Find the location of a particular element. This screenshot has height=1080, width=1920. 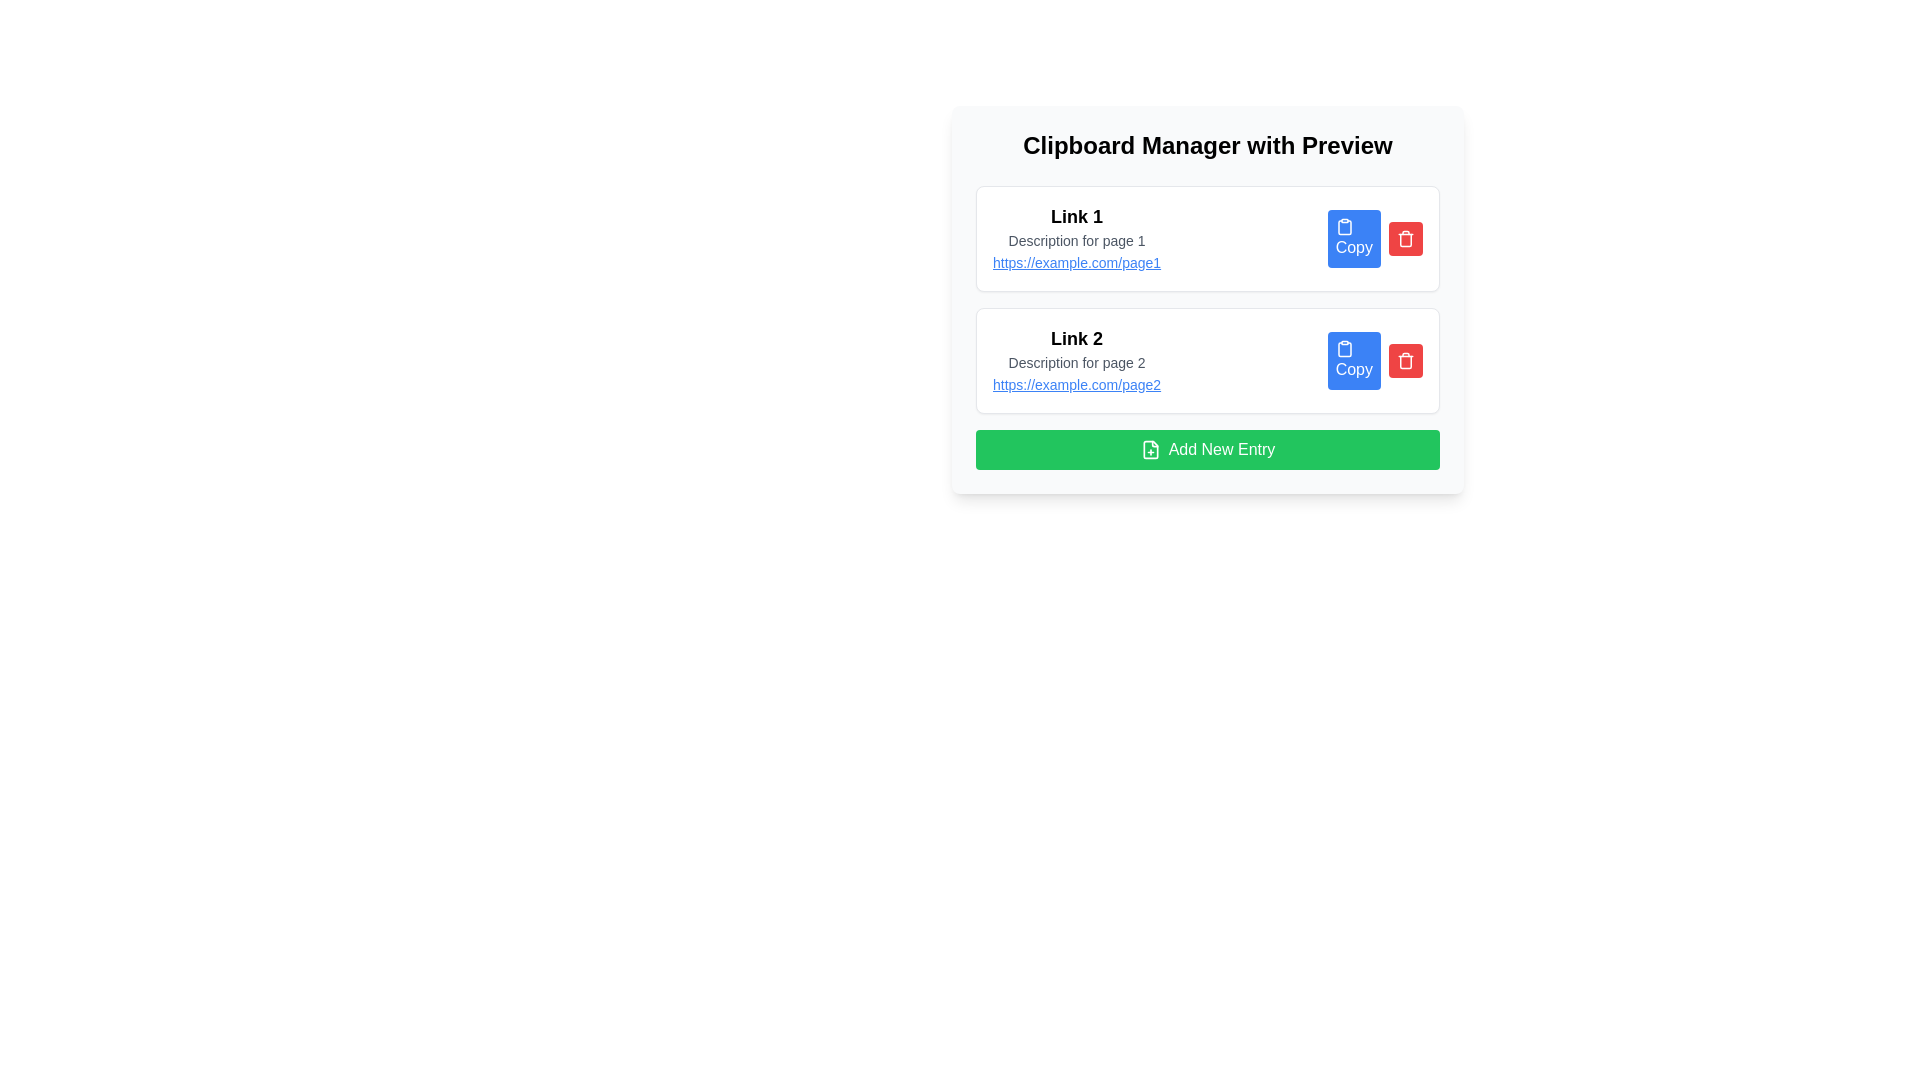

the trash bin icon button with a red background is located at coordinates (1405, 238).